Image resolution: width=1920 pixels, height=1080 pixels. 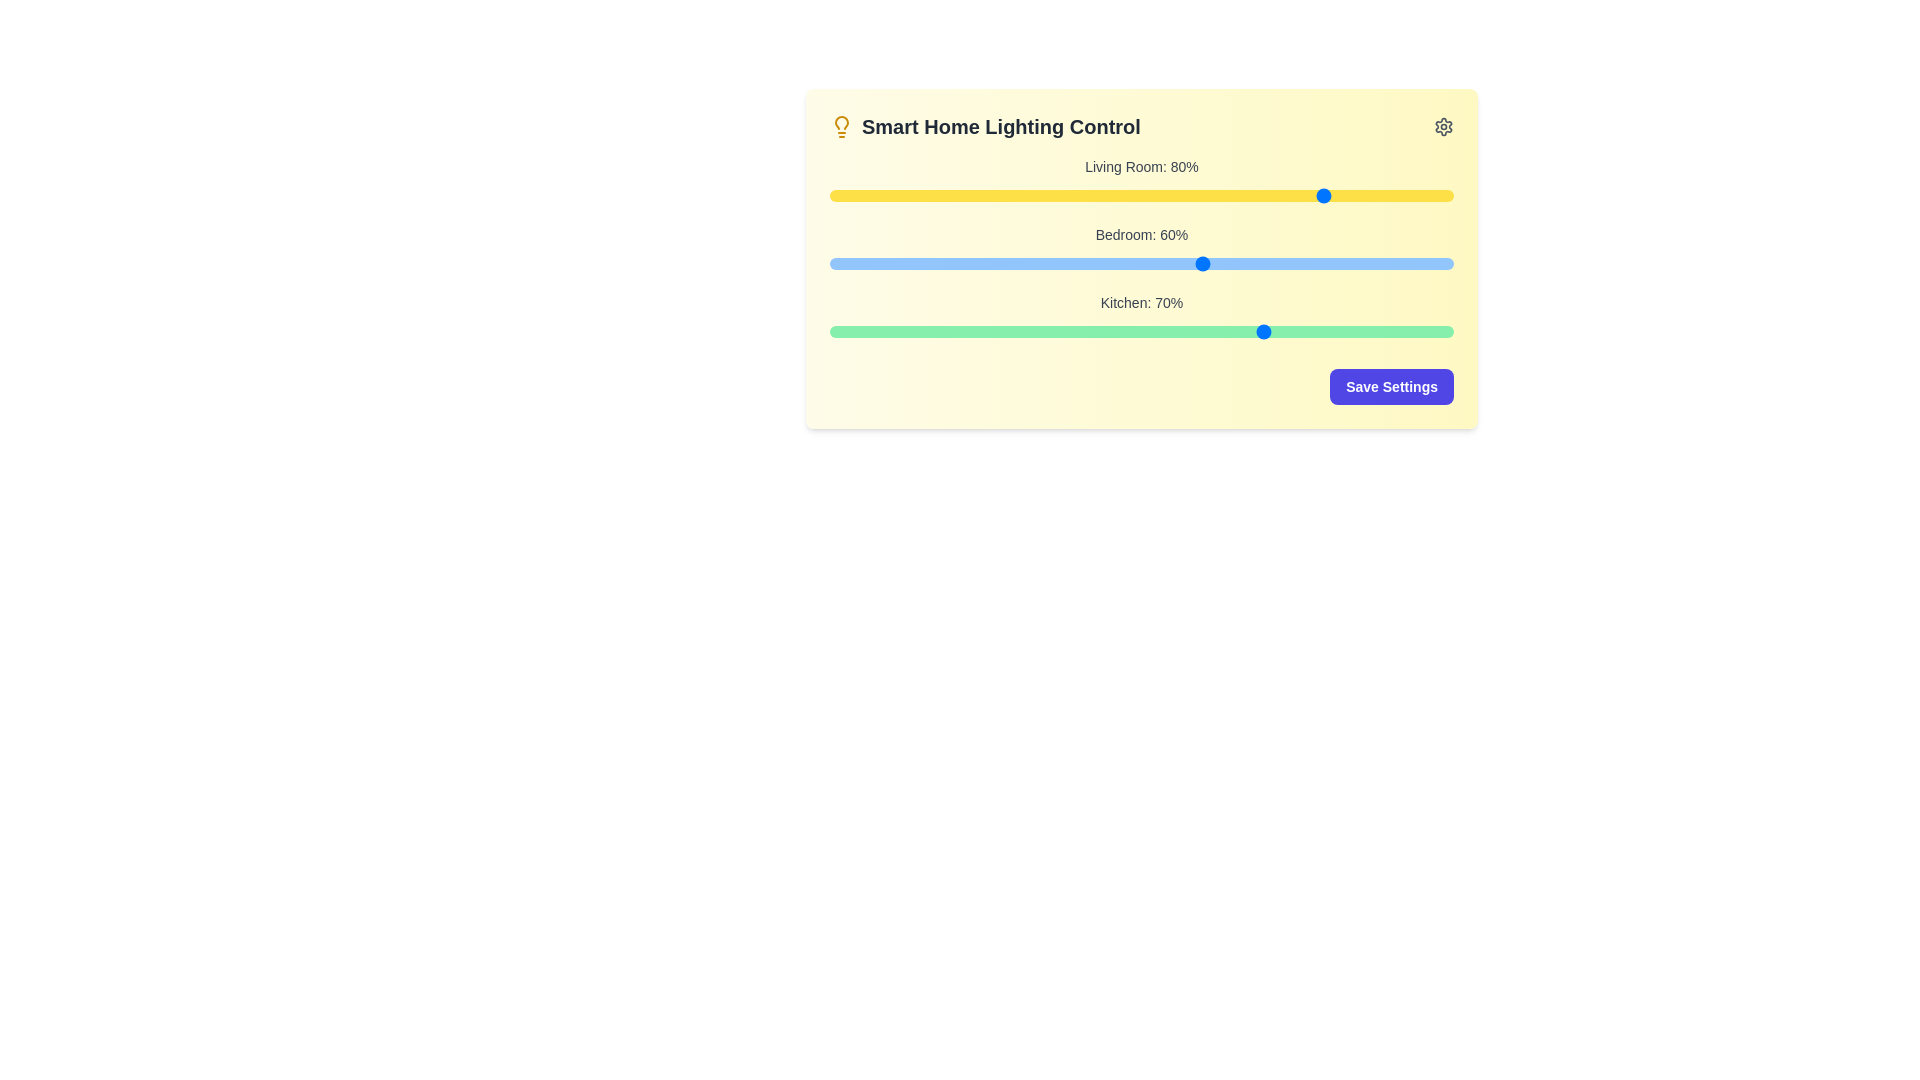 I want to click on the living room light intensity, so click(x=1390, y=196).